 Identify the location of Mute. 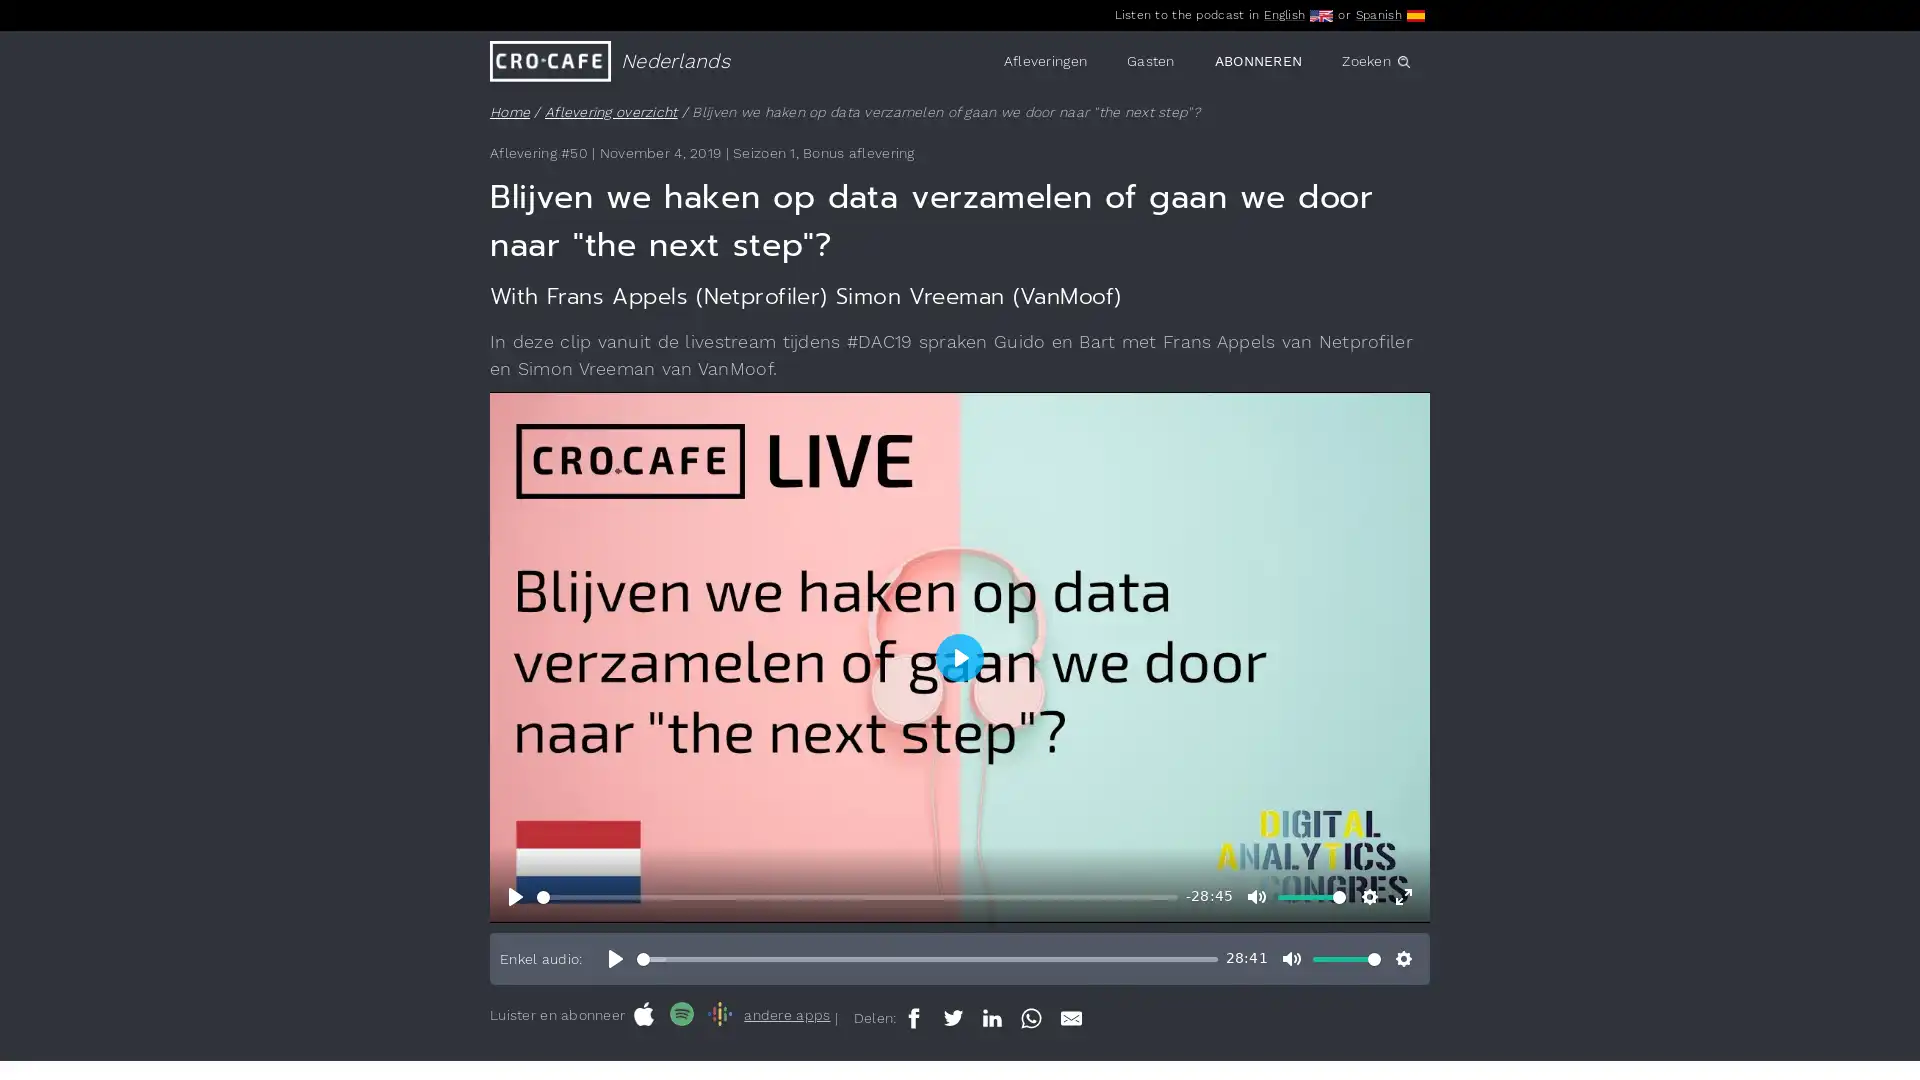
(1291, 958).